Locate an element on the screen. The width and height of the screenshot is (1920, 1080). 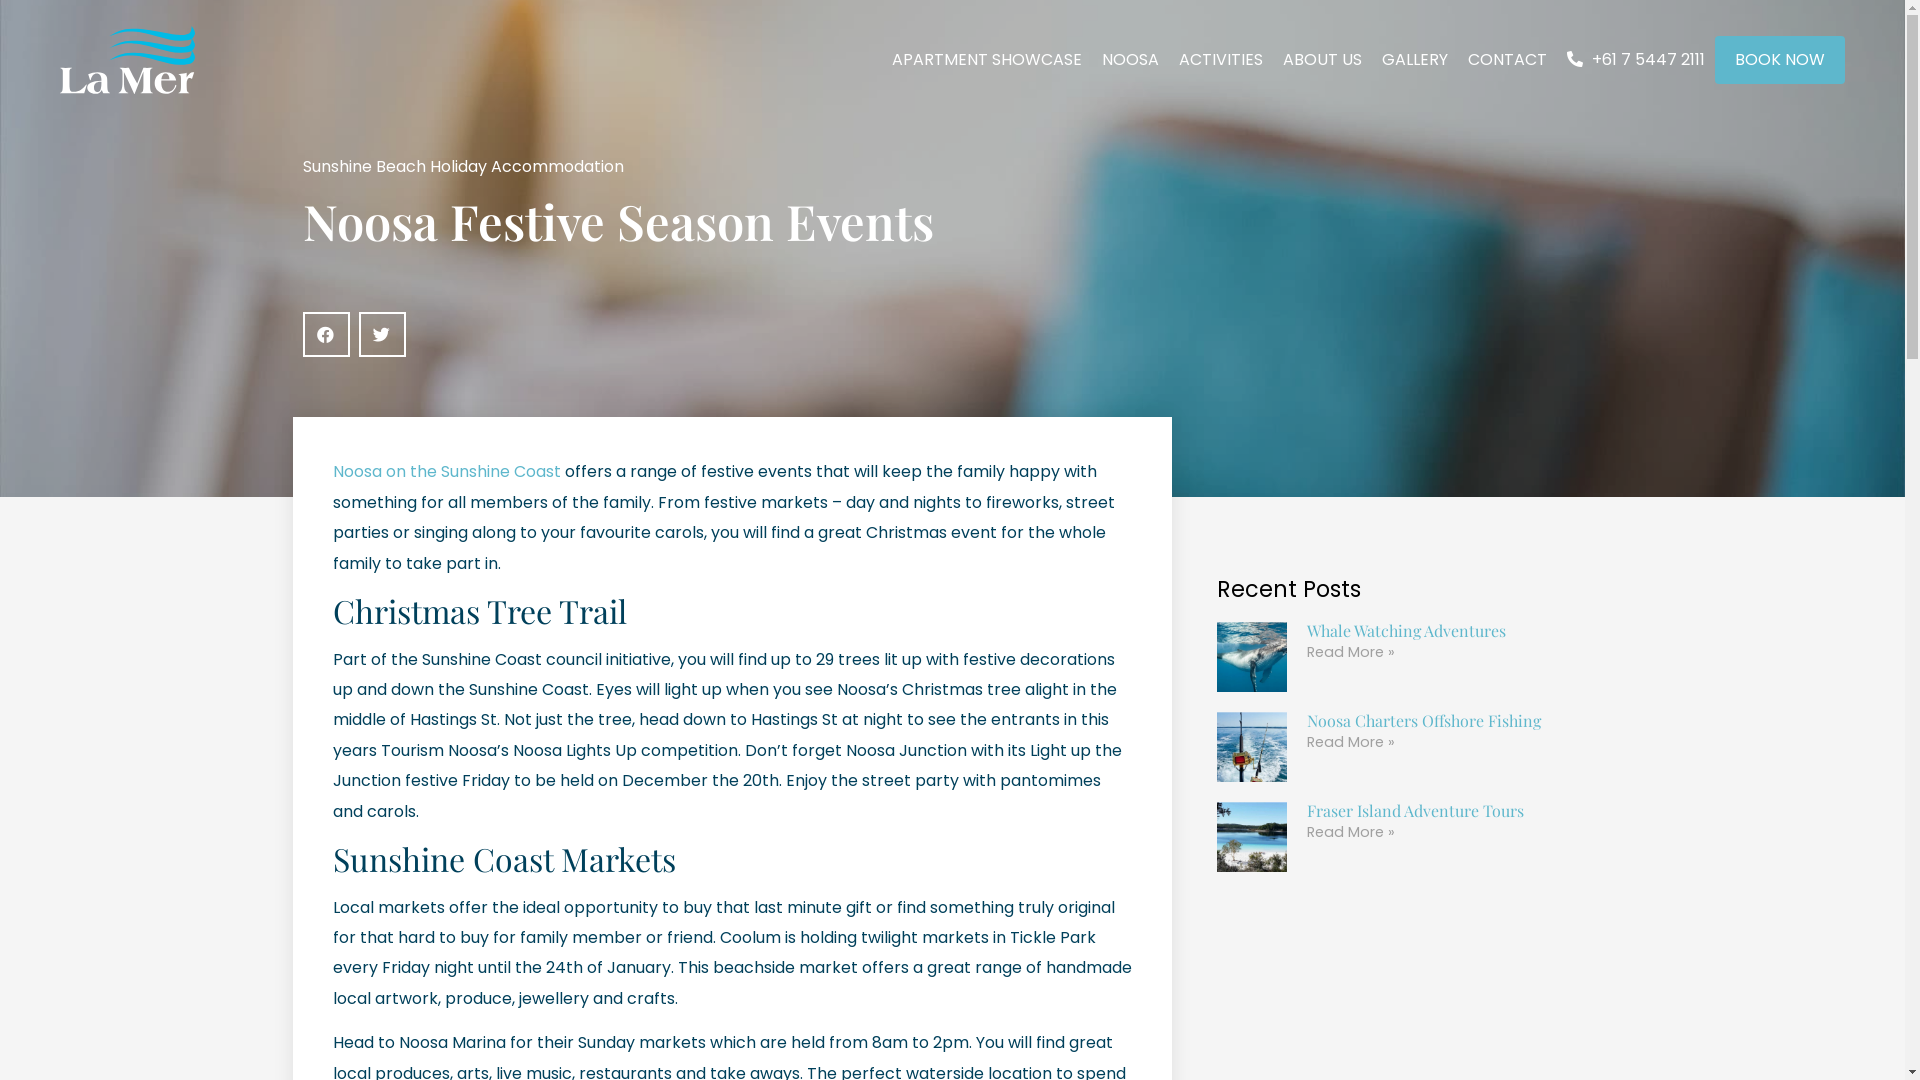
'+61 7 5447 2111' is located at coordinates (1636, 59).